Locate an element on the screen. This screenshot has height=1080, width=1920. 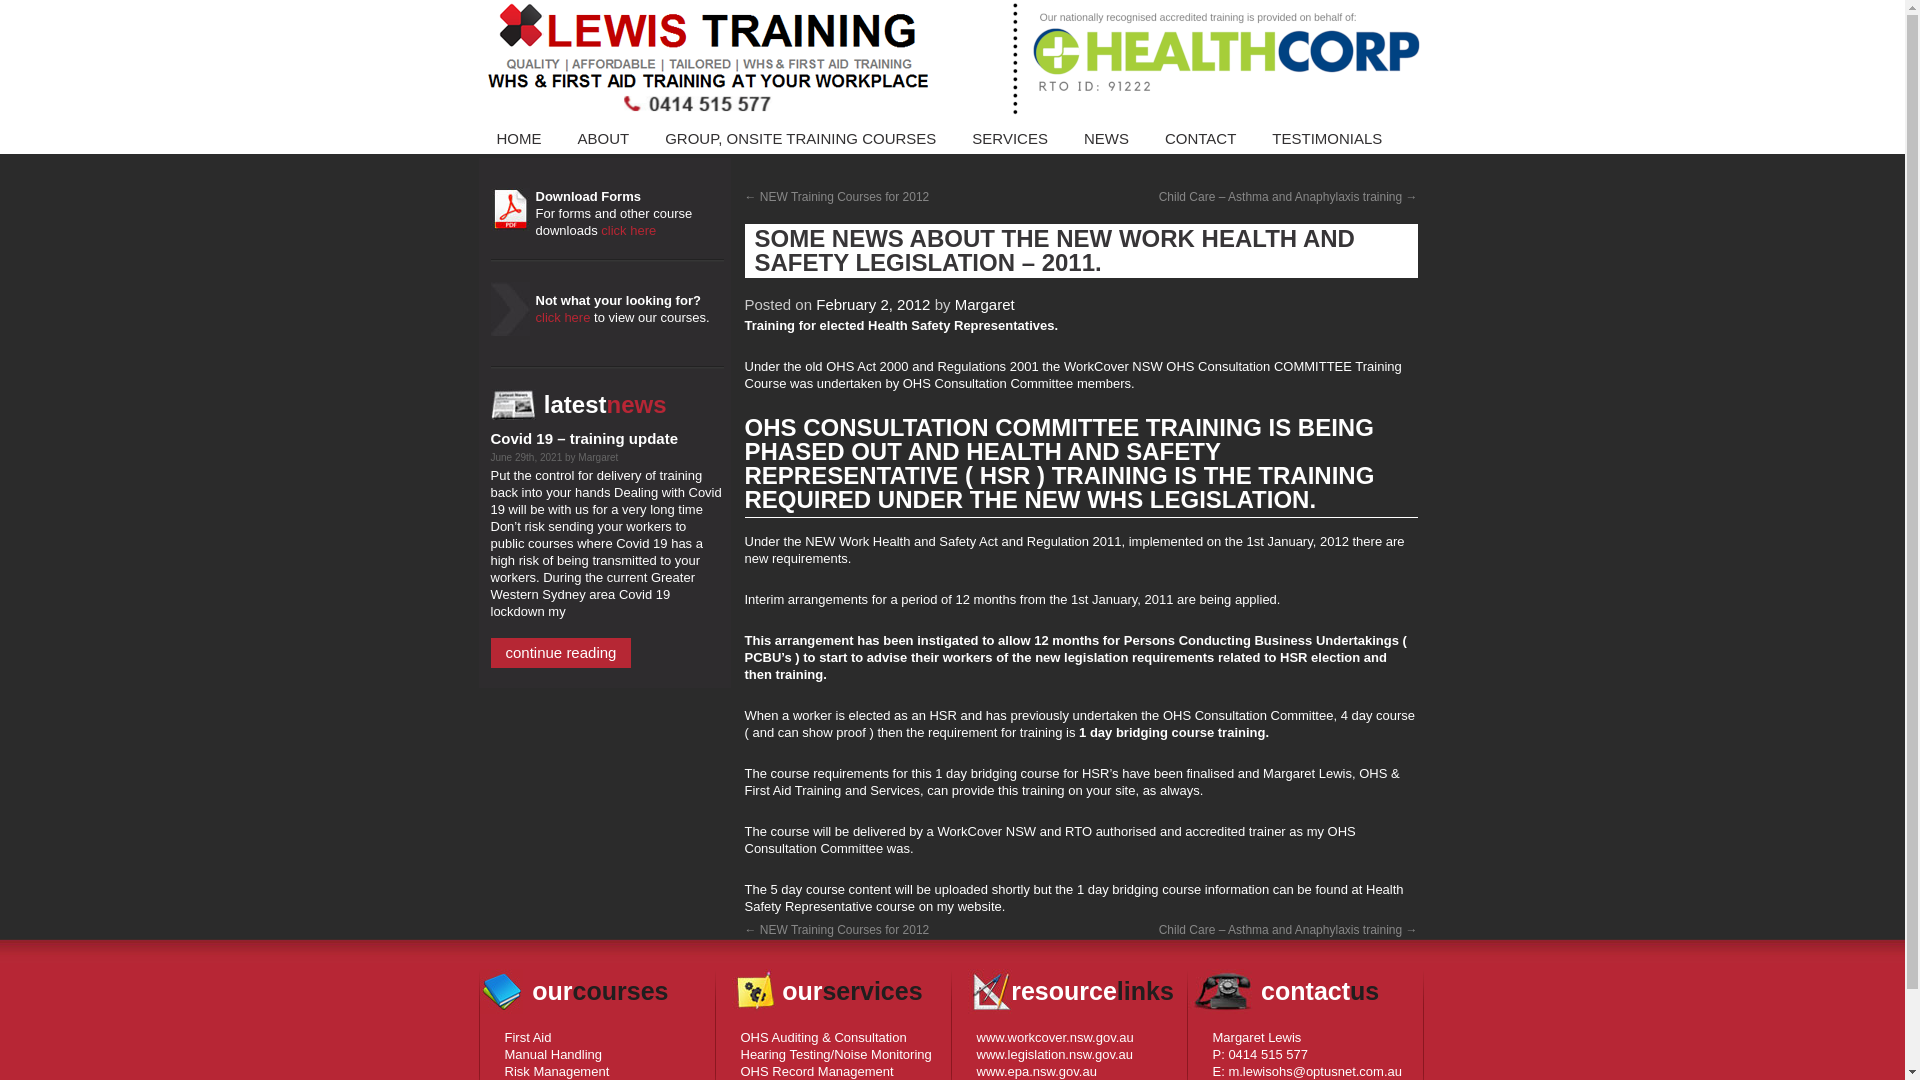
'OHS Record Management' is located at coordinates (816, 1070).